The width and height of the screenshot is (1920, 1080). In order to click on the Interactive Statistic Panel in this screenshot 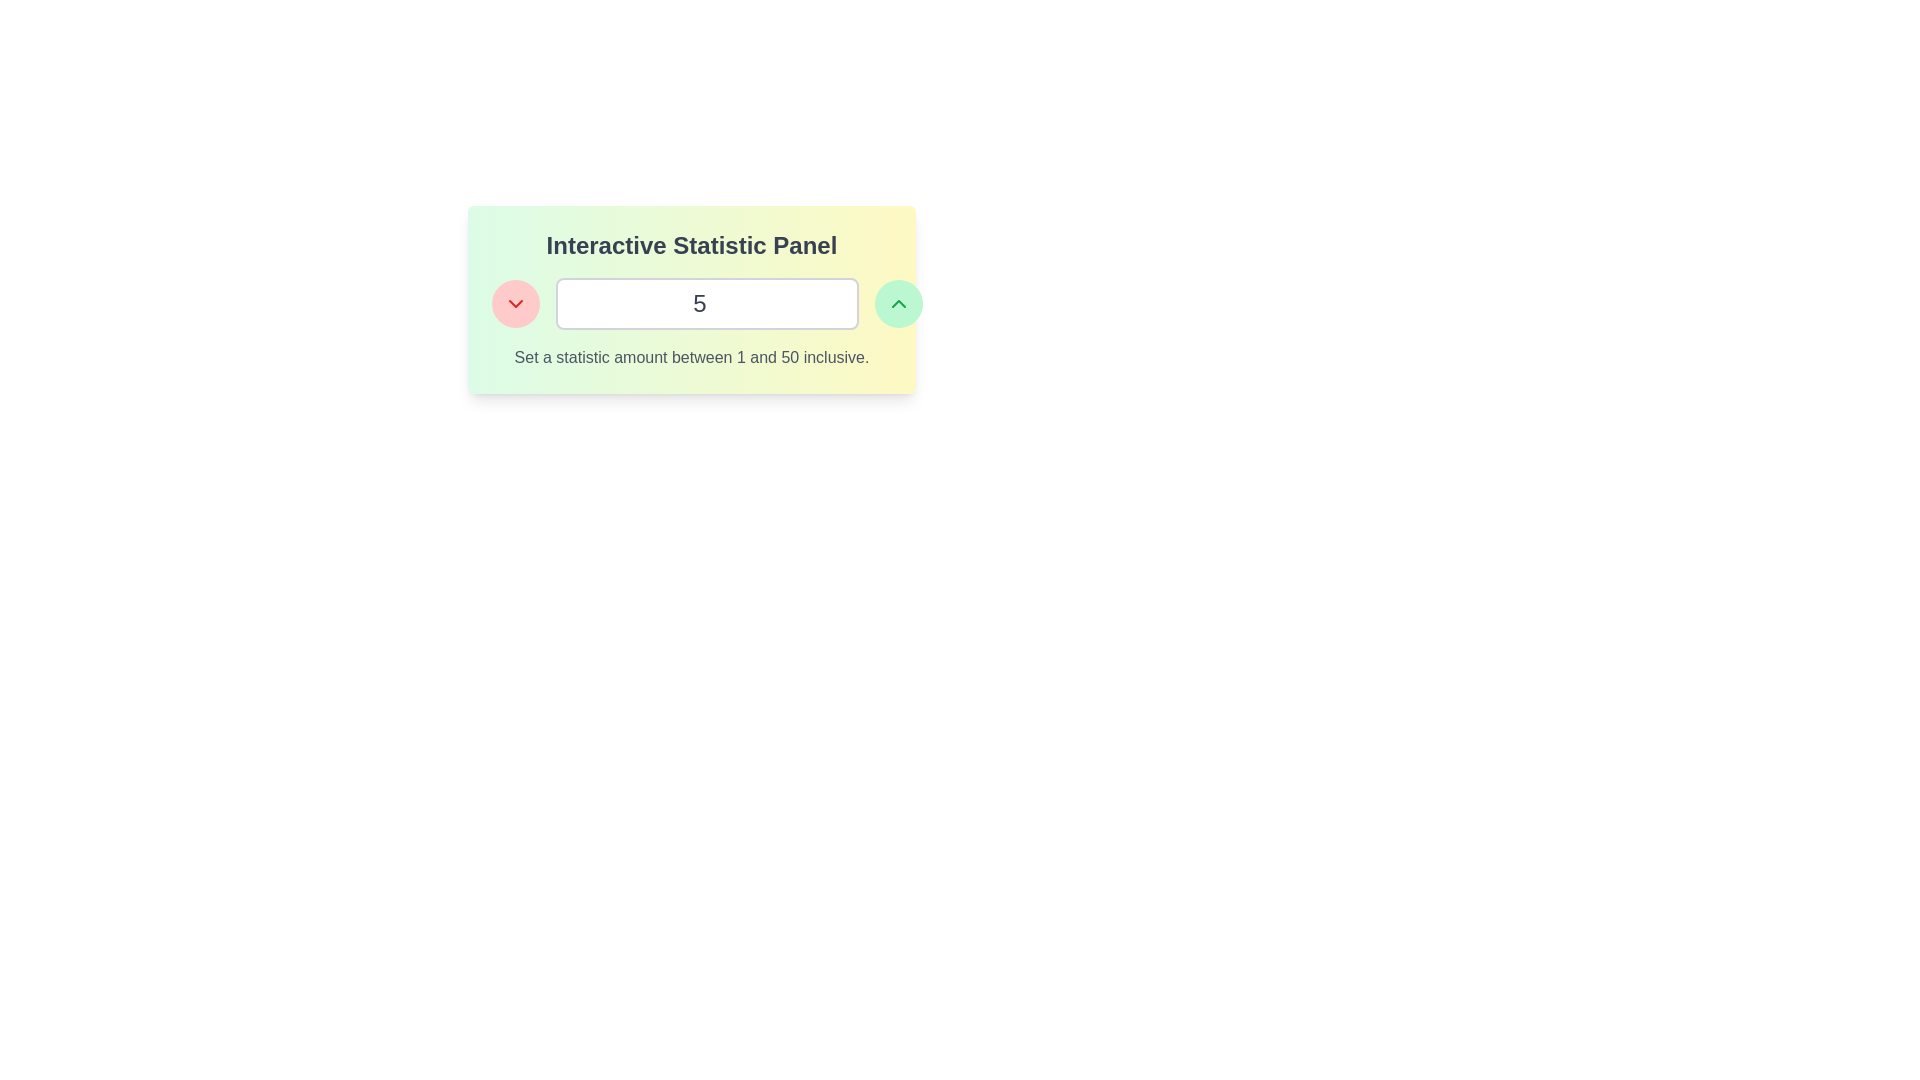, I will do `click(691, 300)`.